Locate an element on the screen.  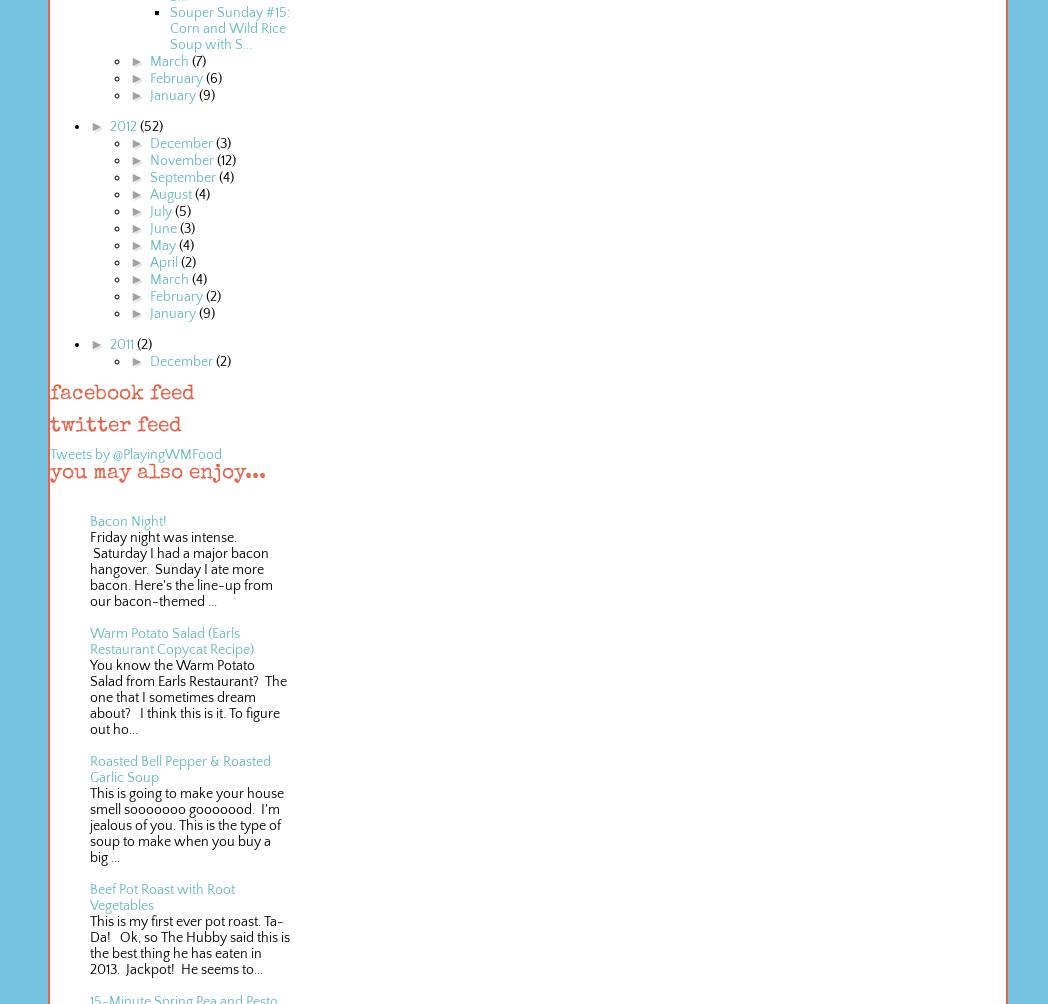
'Bacon Night!' is located at coordinates (127, 521).